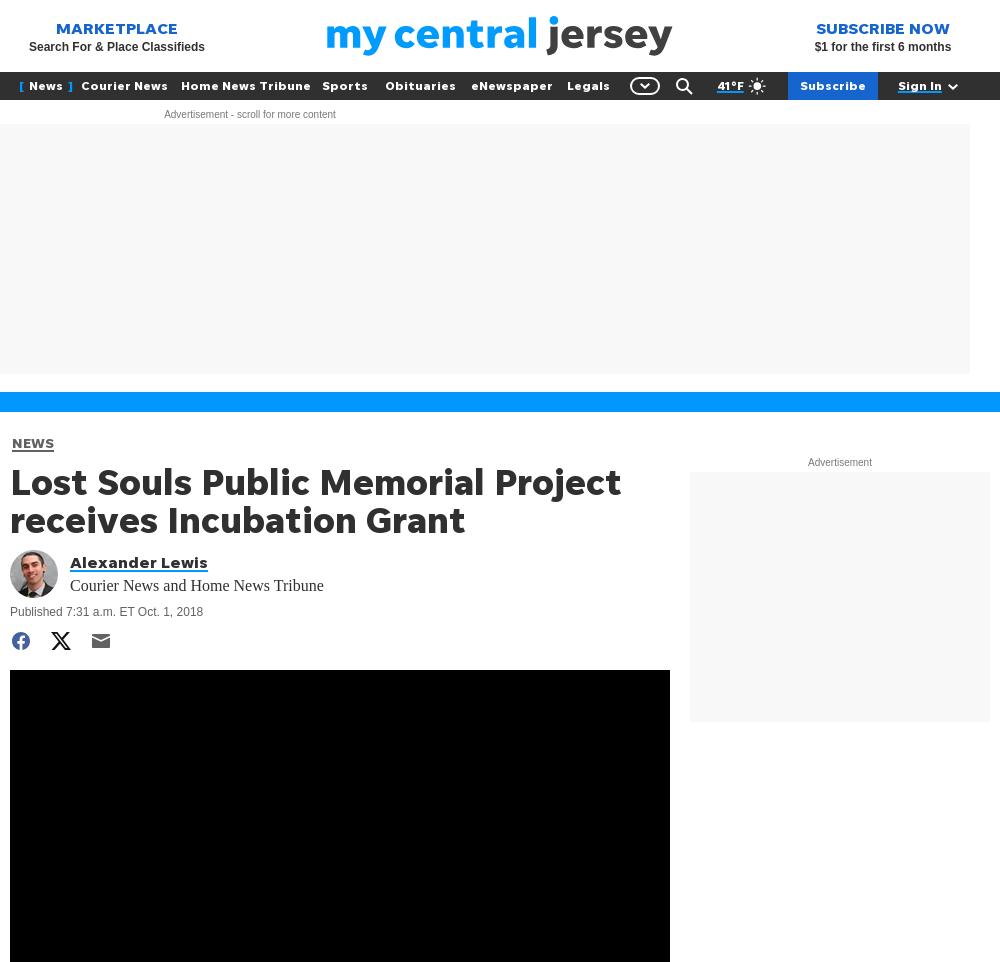 The height and width of the screenshot is (962, 1000). I want to click on 'Legals', so click(586, 85).